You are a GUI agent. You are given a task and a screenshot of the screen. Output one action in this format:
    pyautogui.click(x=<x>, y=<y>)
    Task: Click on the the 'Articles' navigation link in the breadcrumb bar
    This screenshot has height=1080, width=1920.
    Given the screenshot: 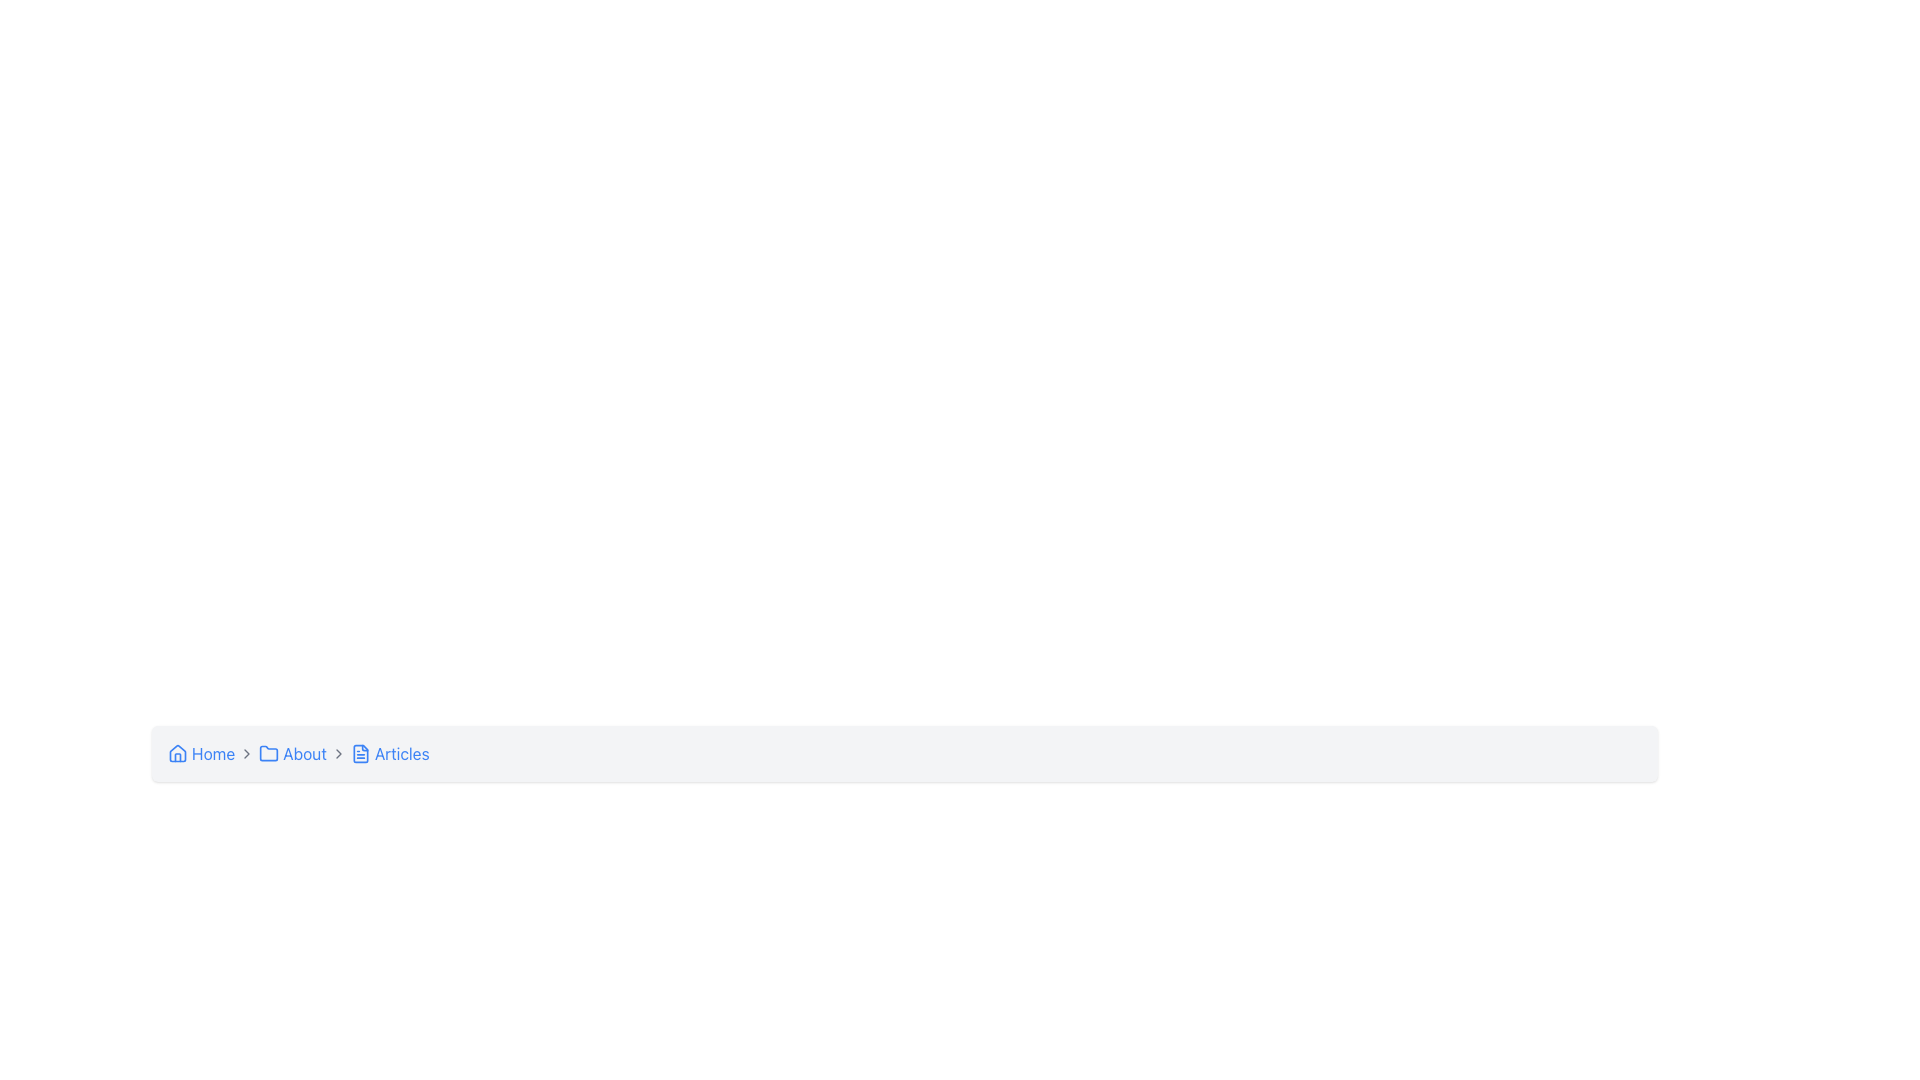 What is the action you would take?
    pyautogui.click(x=390, y=753)
    